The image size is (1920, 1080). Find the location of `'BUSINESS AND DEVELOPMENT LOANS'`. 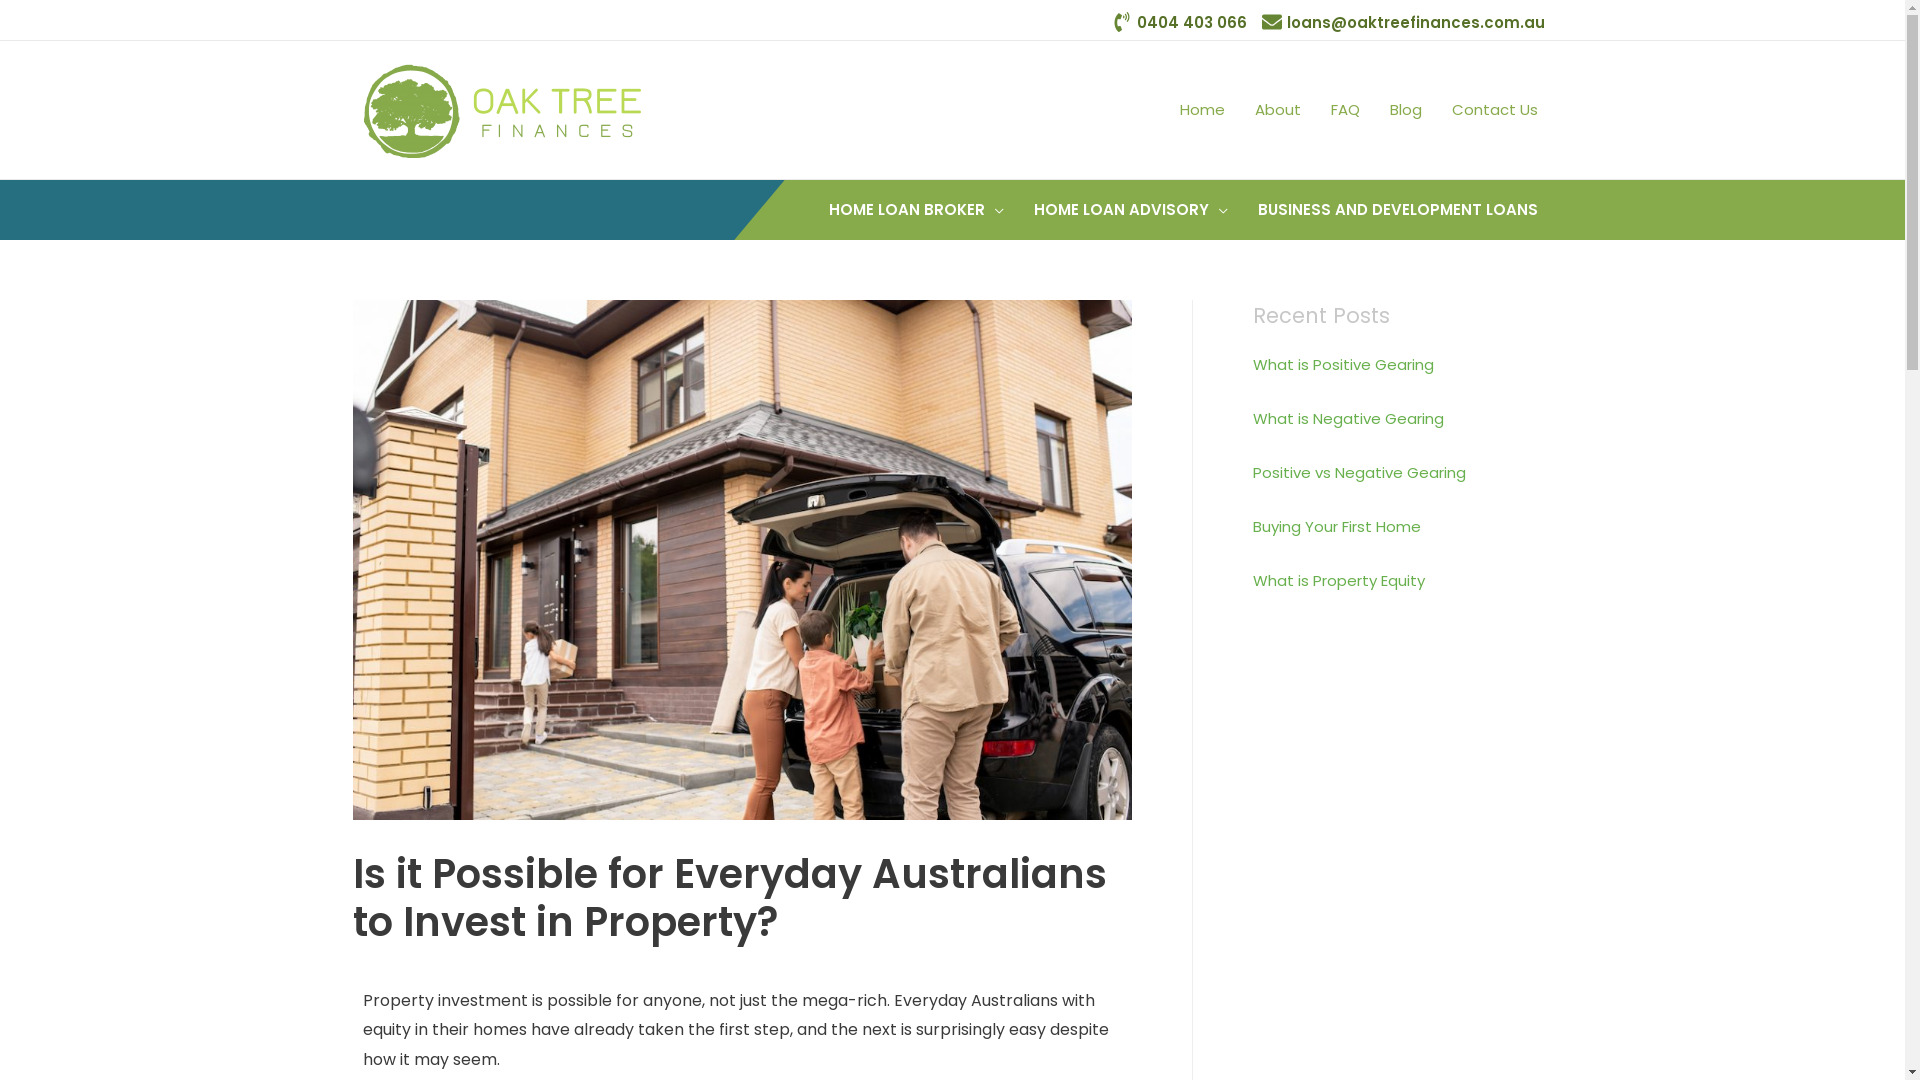

'BUSINESS AND DEVELOPMENT LOANS' is located at coordinates (1395, 209).